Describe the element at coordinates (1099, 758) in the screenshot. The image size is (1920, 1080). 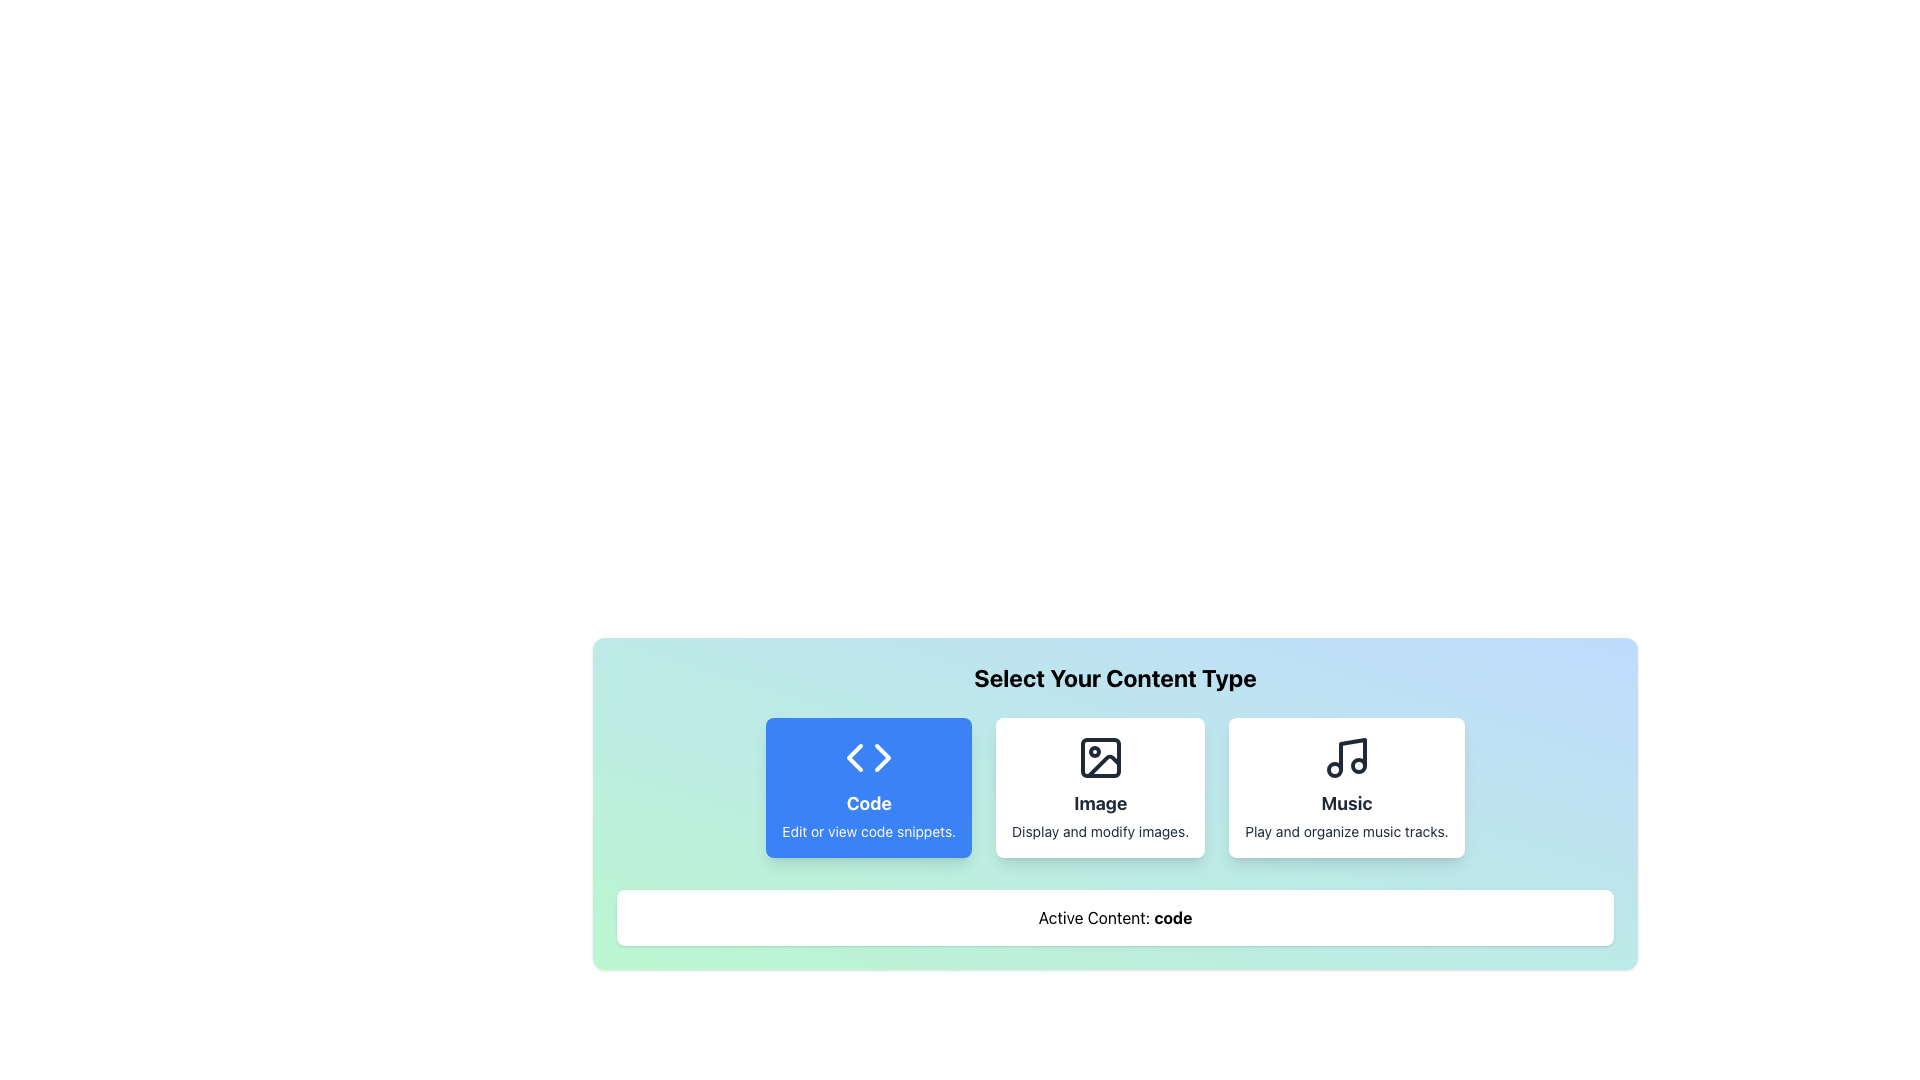
I see `the image icon located in the middle card of the three horizontally aligned cards, which has the text 'Image' below it and is surrounded by a light background` at that location.